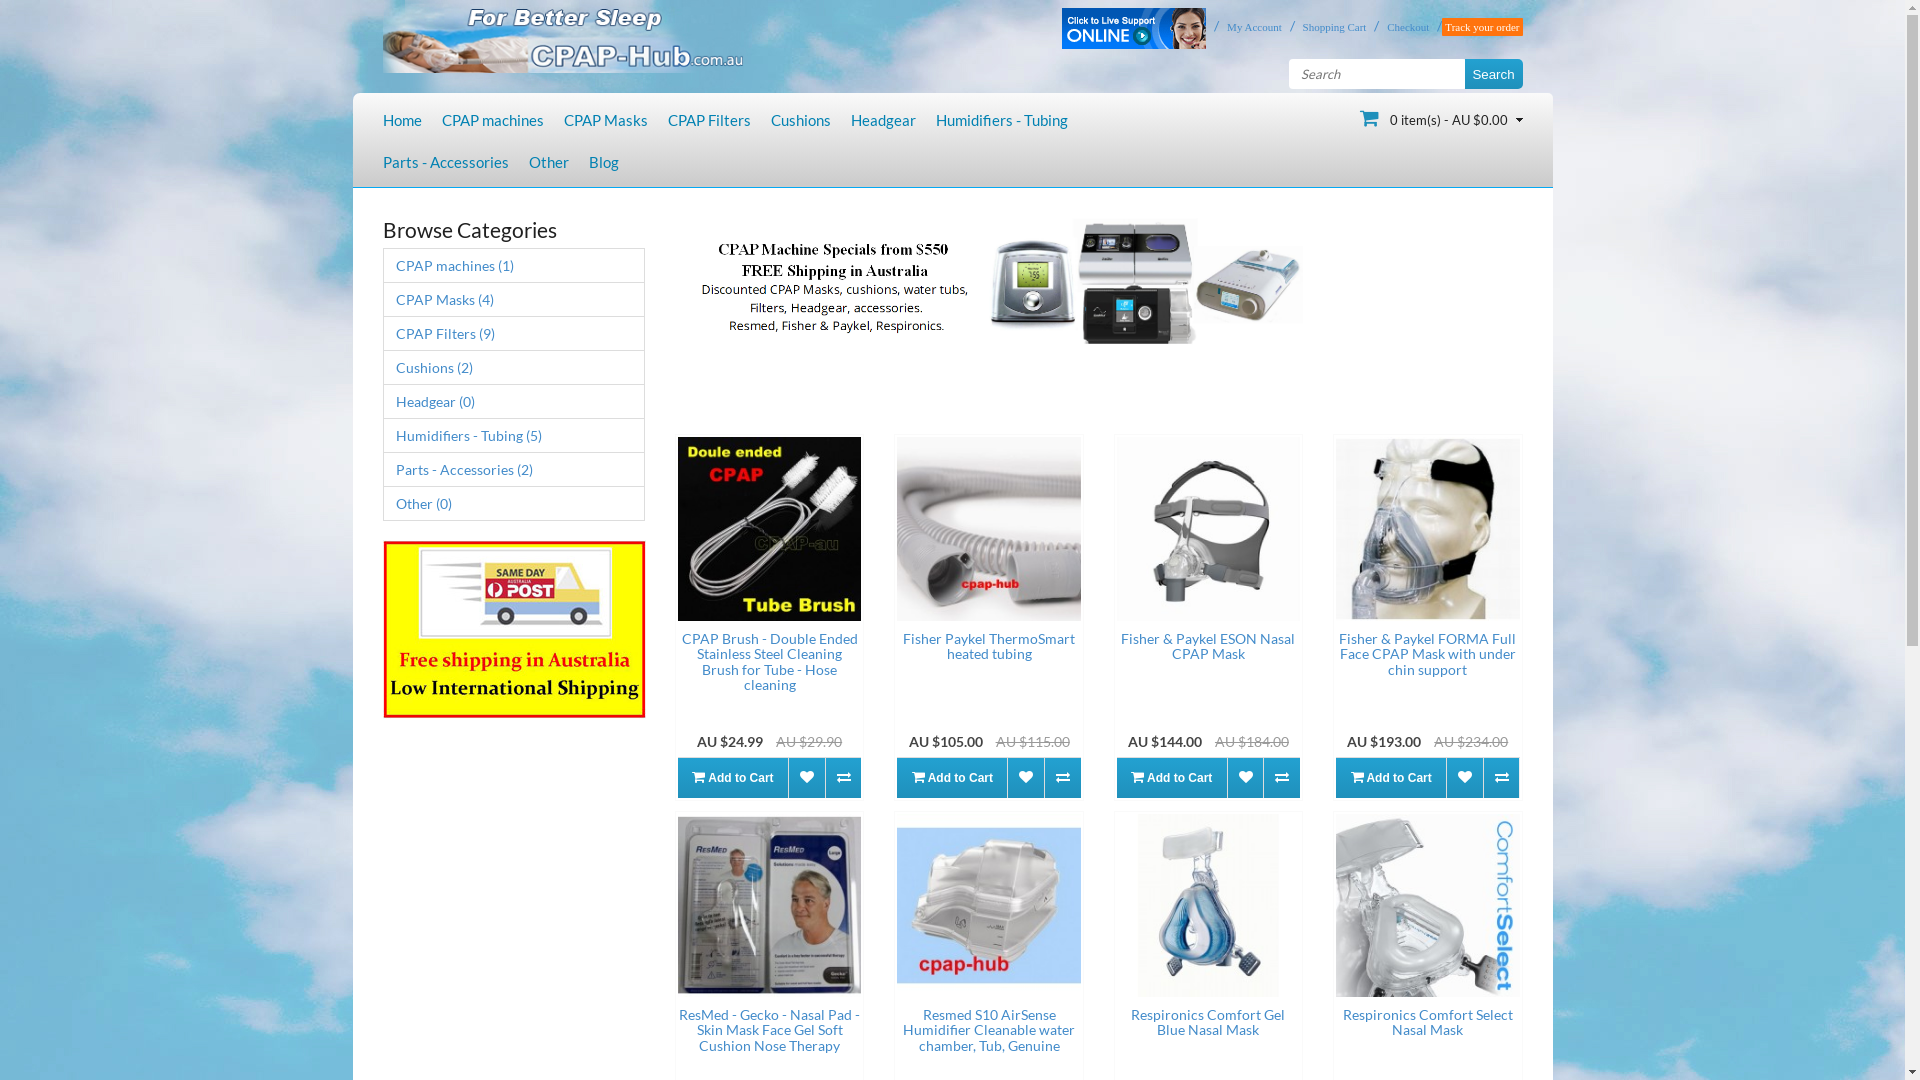  Describe the element at coordinates (1207, 905) in the screenshot. I see `'Respironics Comfort Gel Blue Nasal Mask'` at that location.